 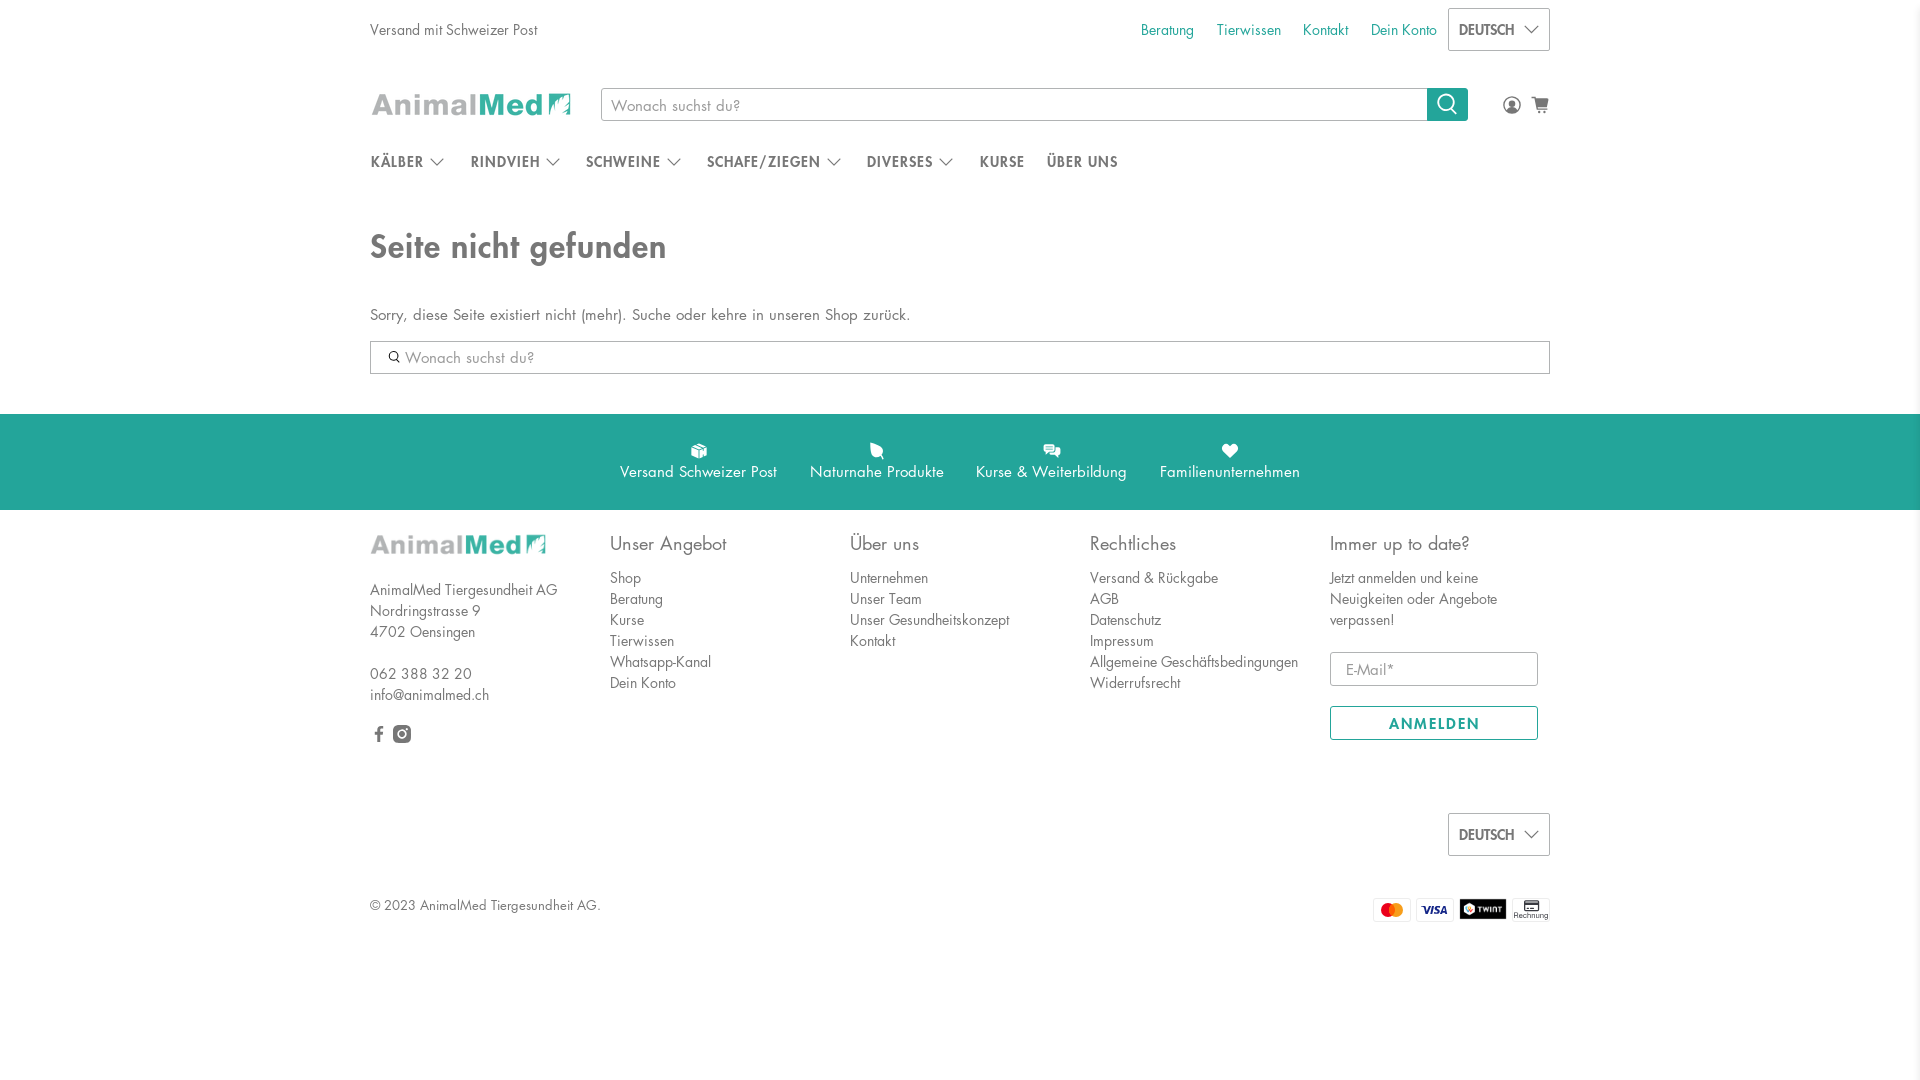 What do you see at coordinates (1125, 617) in the screenshot?
I see `'Datenschutz'` at bounding box center [1125, 617].